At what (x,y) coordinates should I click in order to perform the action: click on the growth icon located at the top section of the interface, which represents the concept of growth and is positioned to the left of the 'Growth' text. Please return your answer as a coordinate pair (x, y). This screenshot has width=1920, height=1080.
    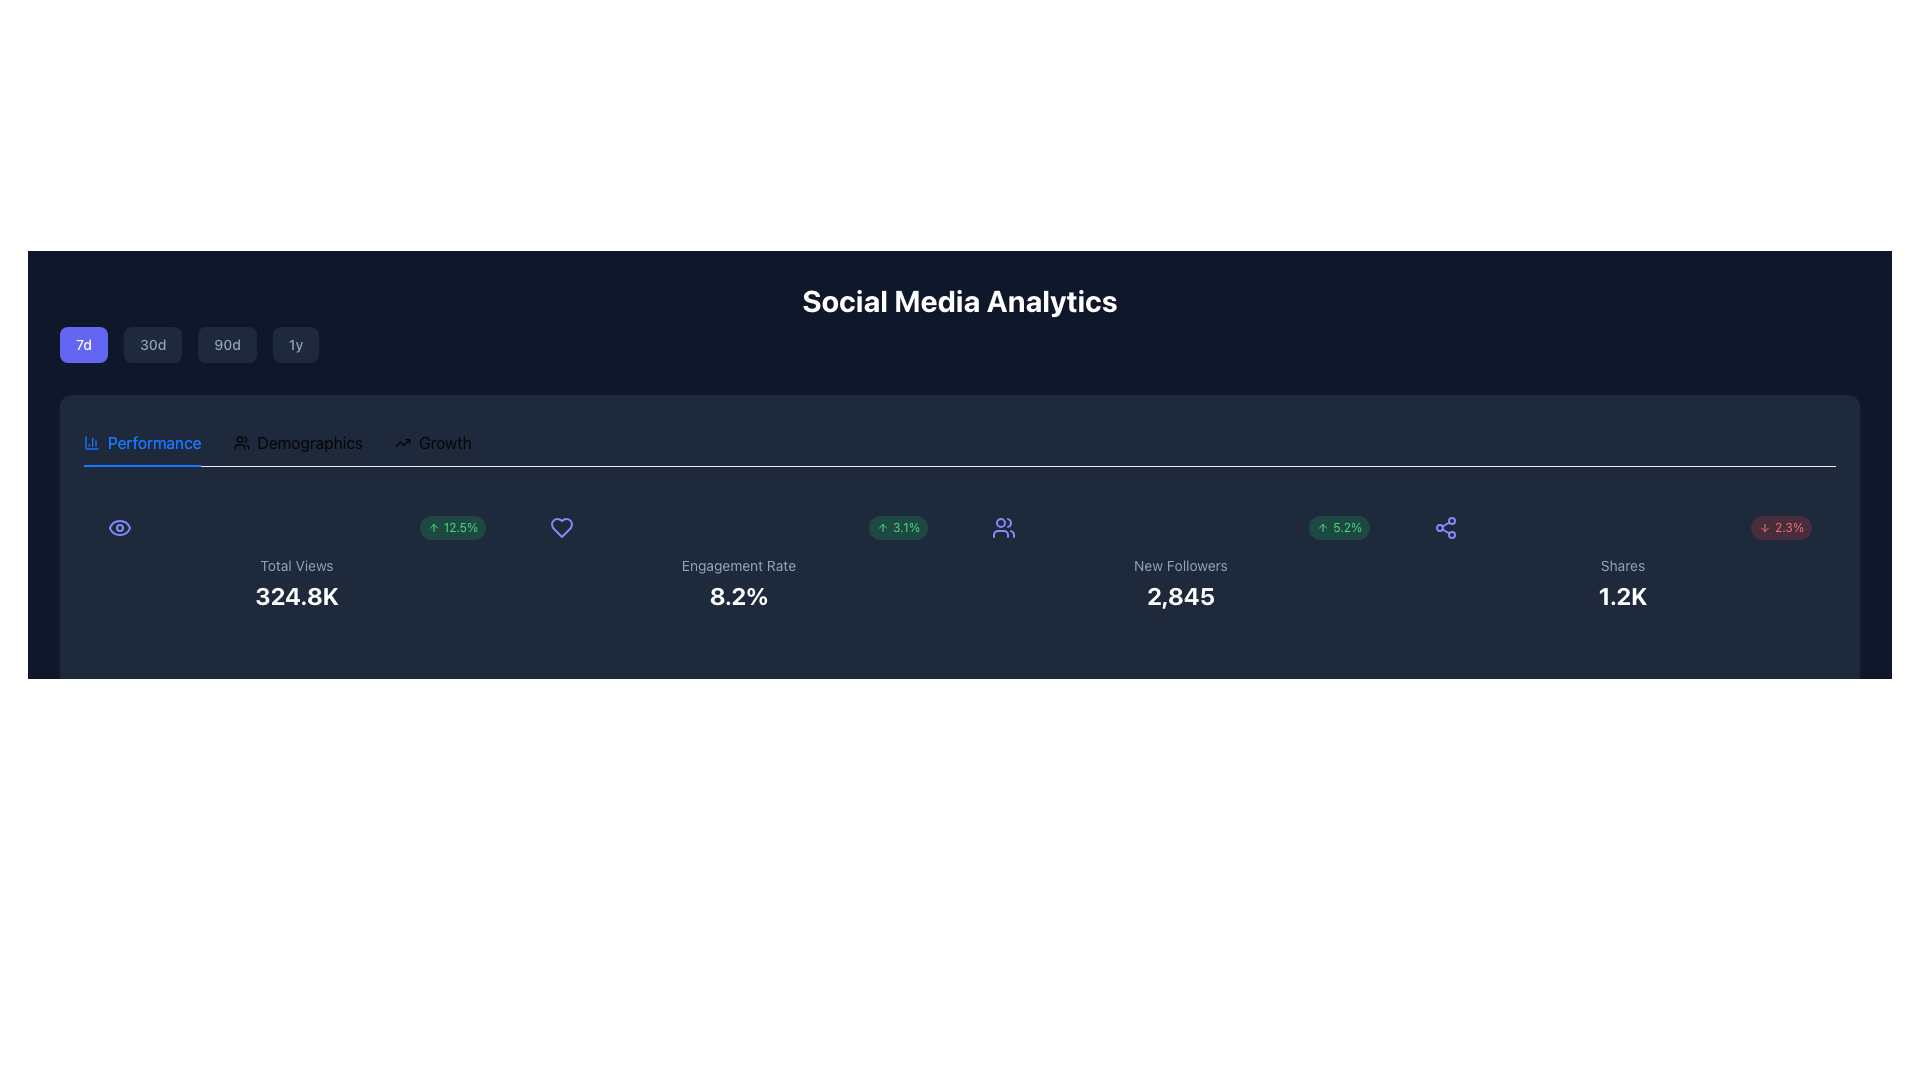
    Looking at the image, I should click on (402, 442).